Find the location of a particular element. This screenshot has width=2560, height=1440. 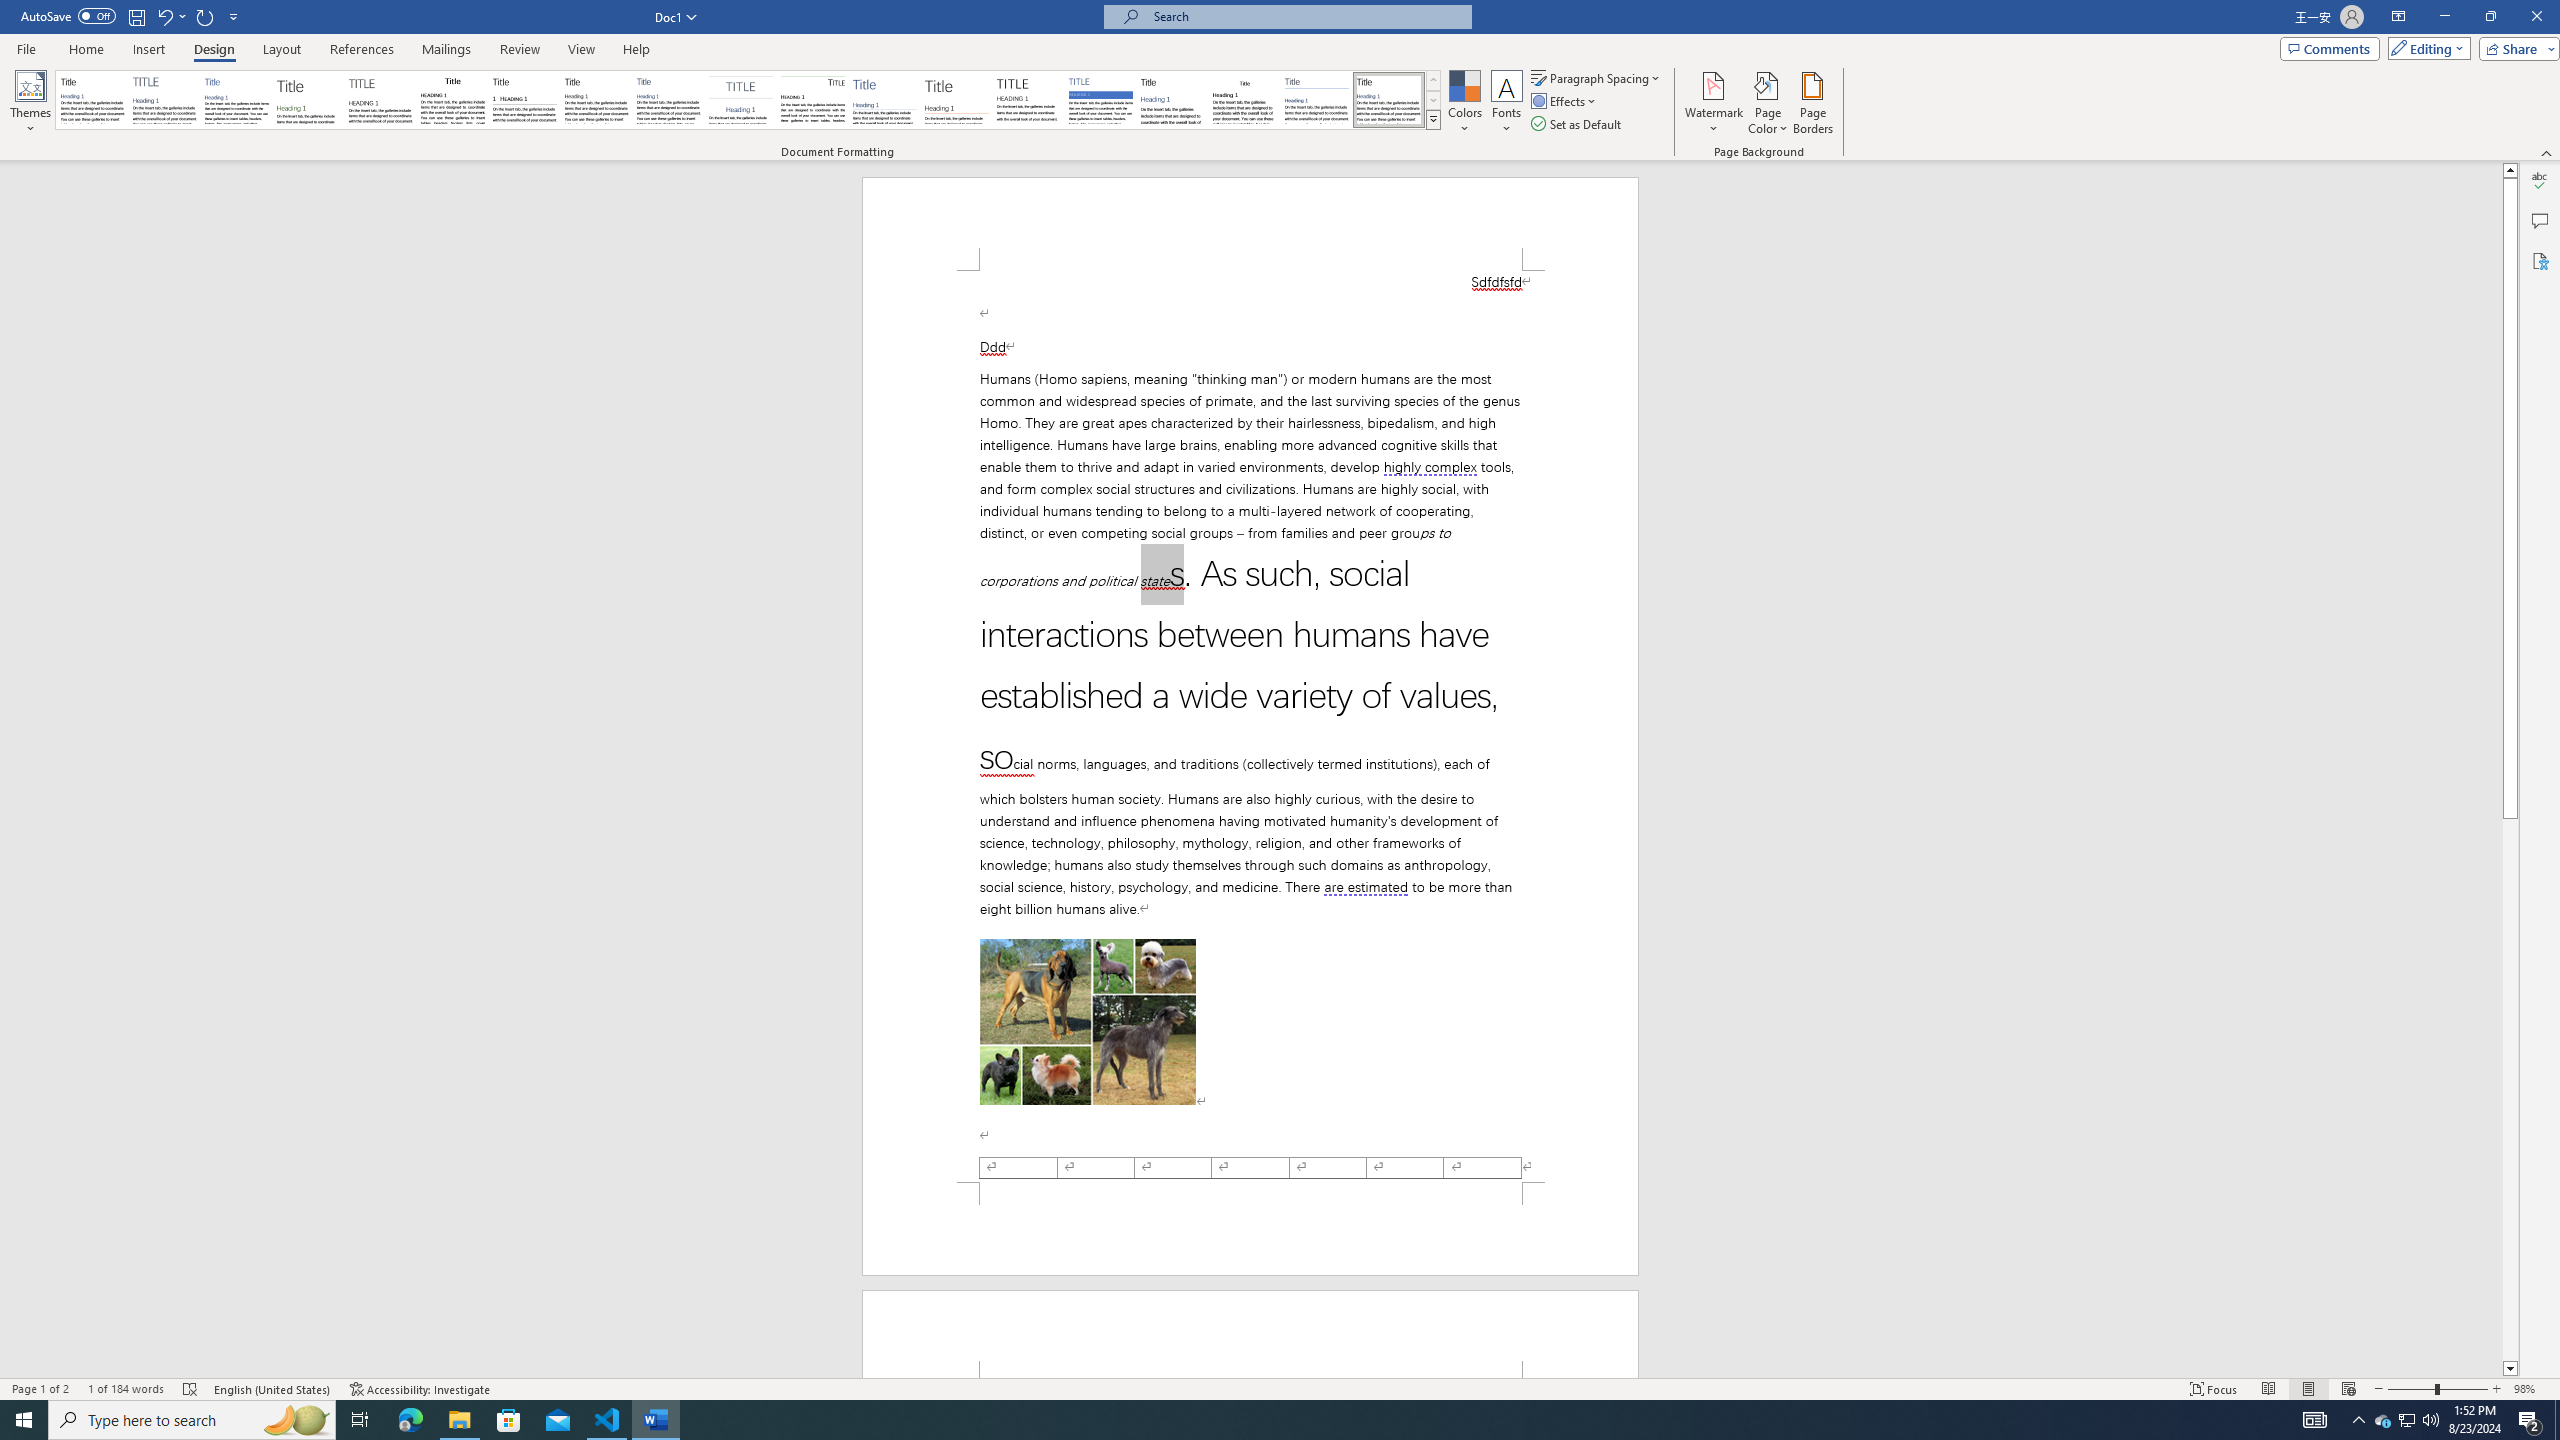

'AutomationID: QuickStylesSets' is located at coordinates (747, 99).